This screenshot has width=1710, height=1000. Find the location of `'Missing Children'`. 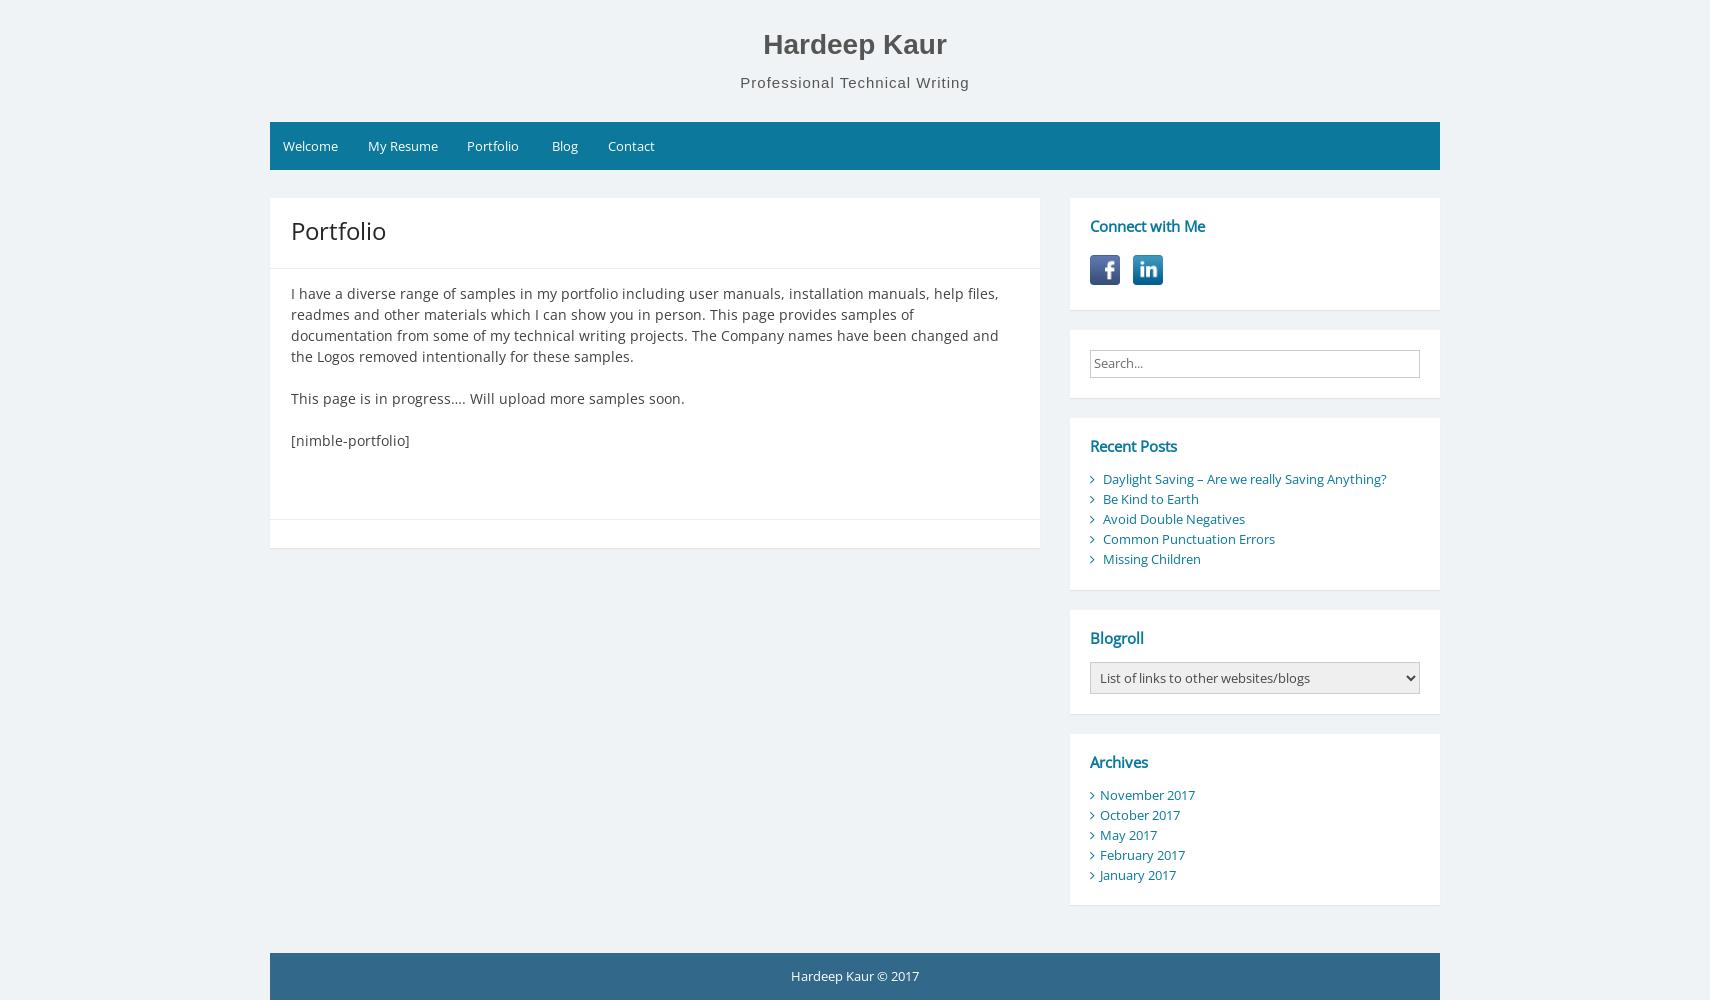

'Missing Children' is located at coordinates (1150, 558).